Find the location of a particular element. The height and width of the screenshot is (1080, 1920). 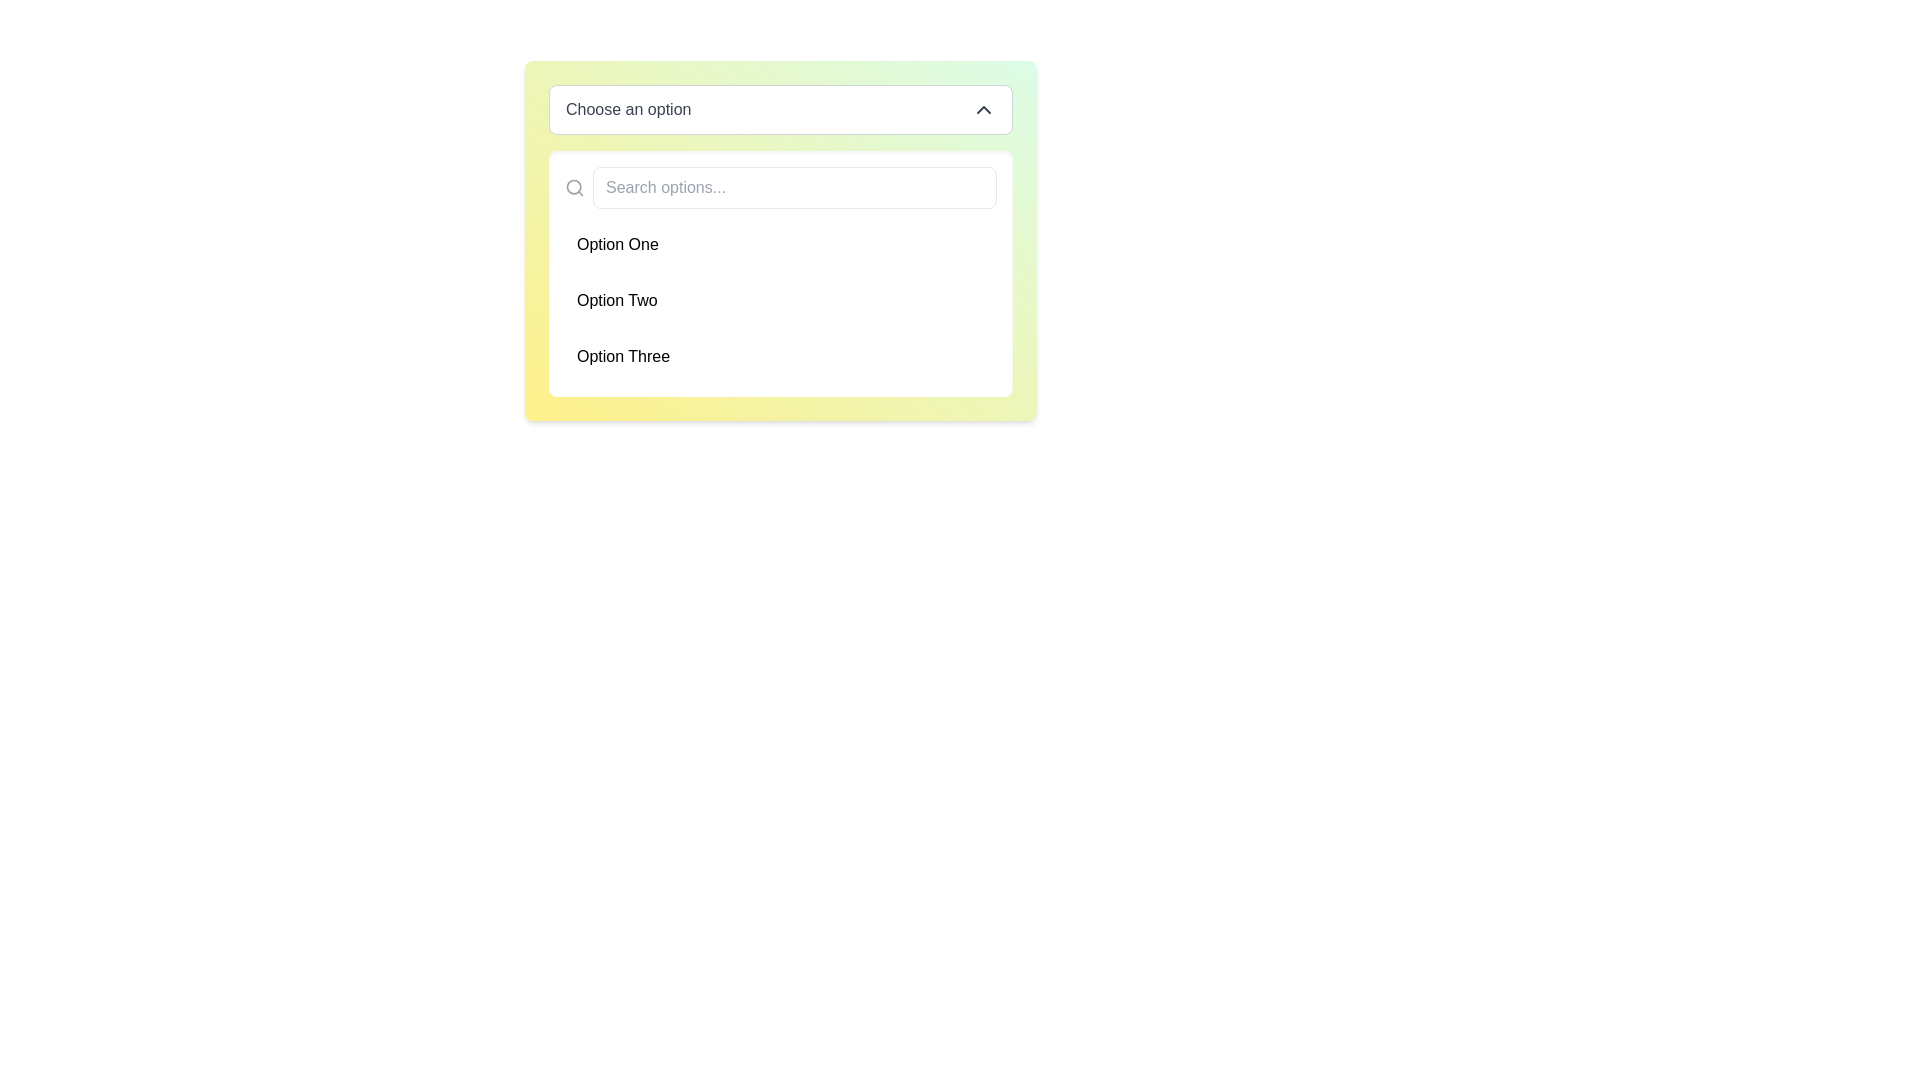

the 'Option Two' choice in the dropdown list is located at coordinates (616, 300).